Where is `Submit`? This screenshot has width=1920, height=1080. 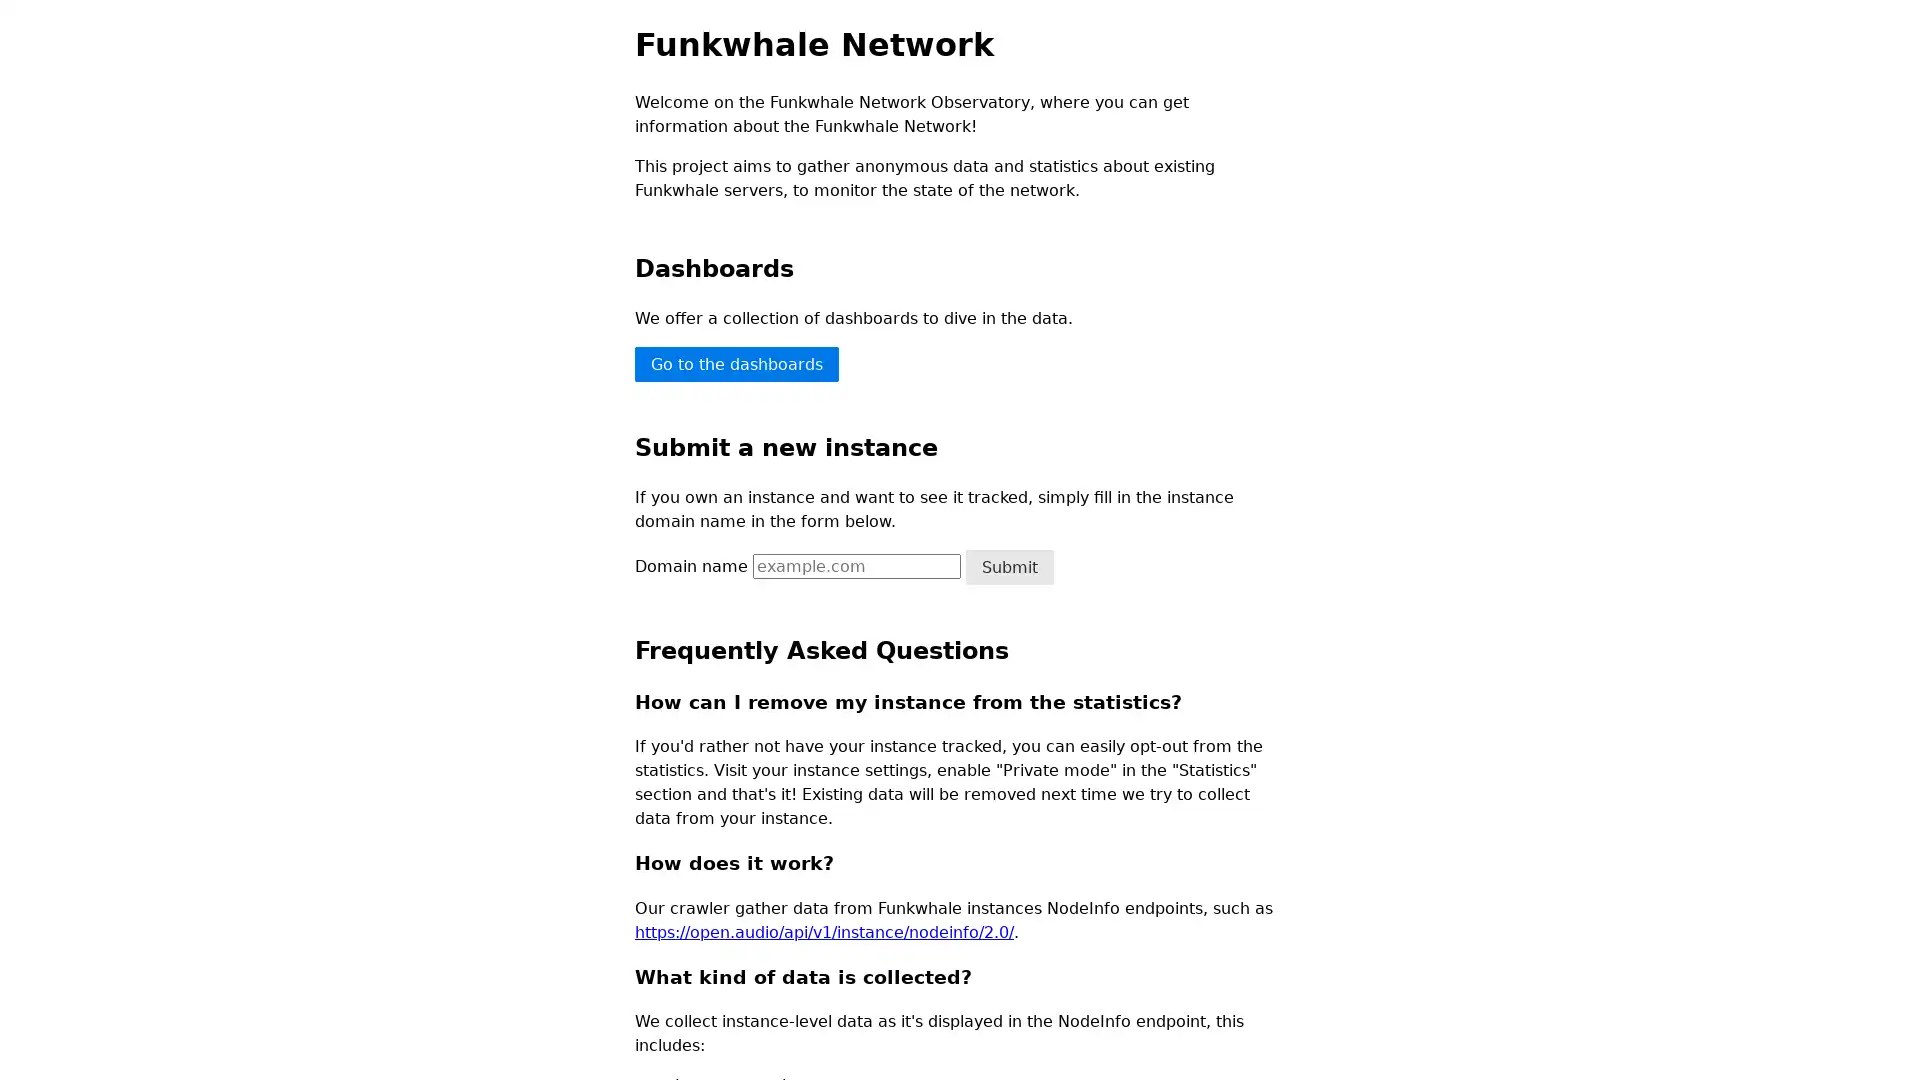
Submit is located at coordinates (1009, 566).